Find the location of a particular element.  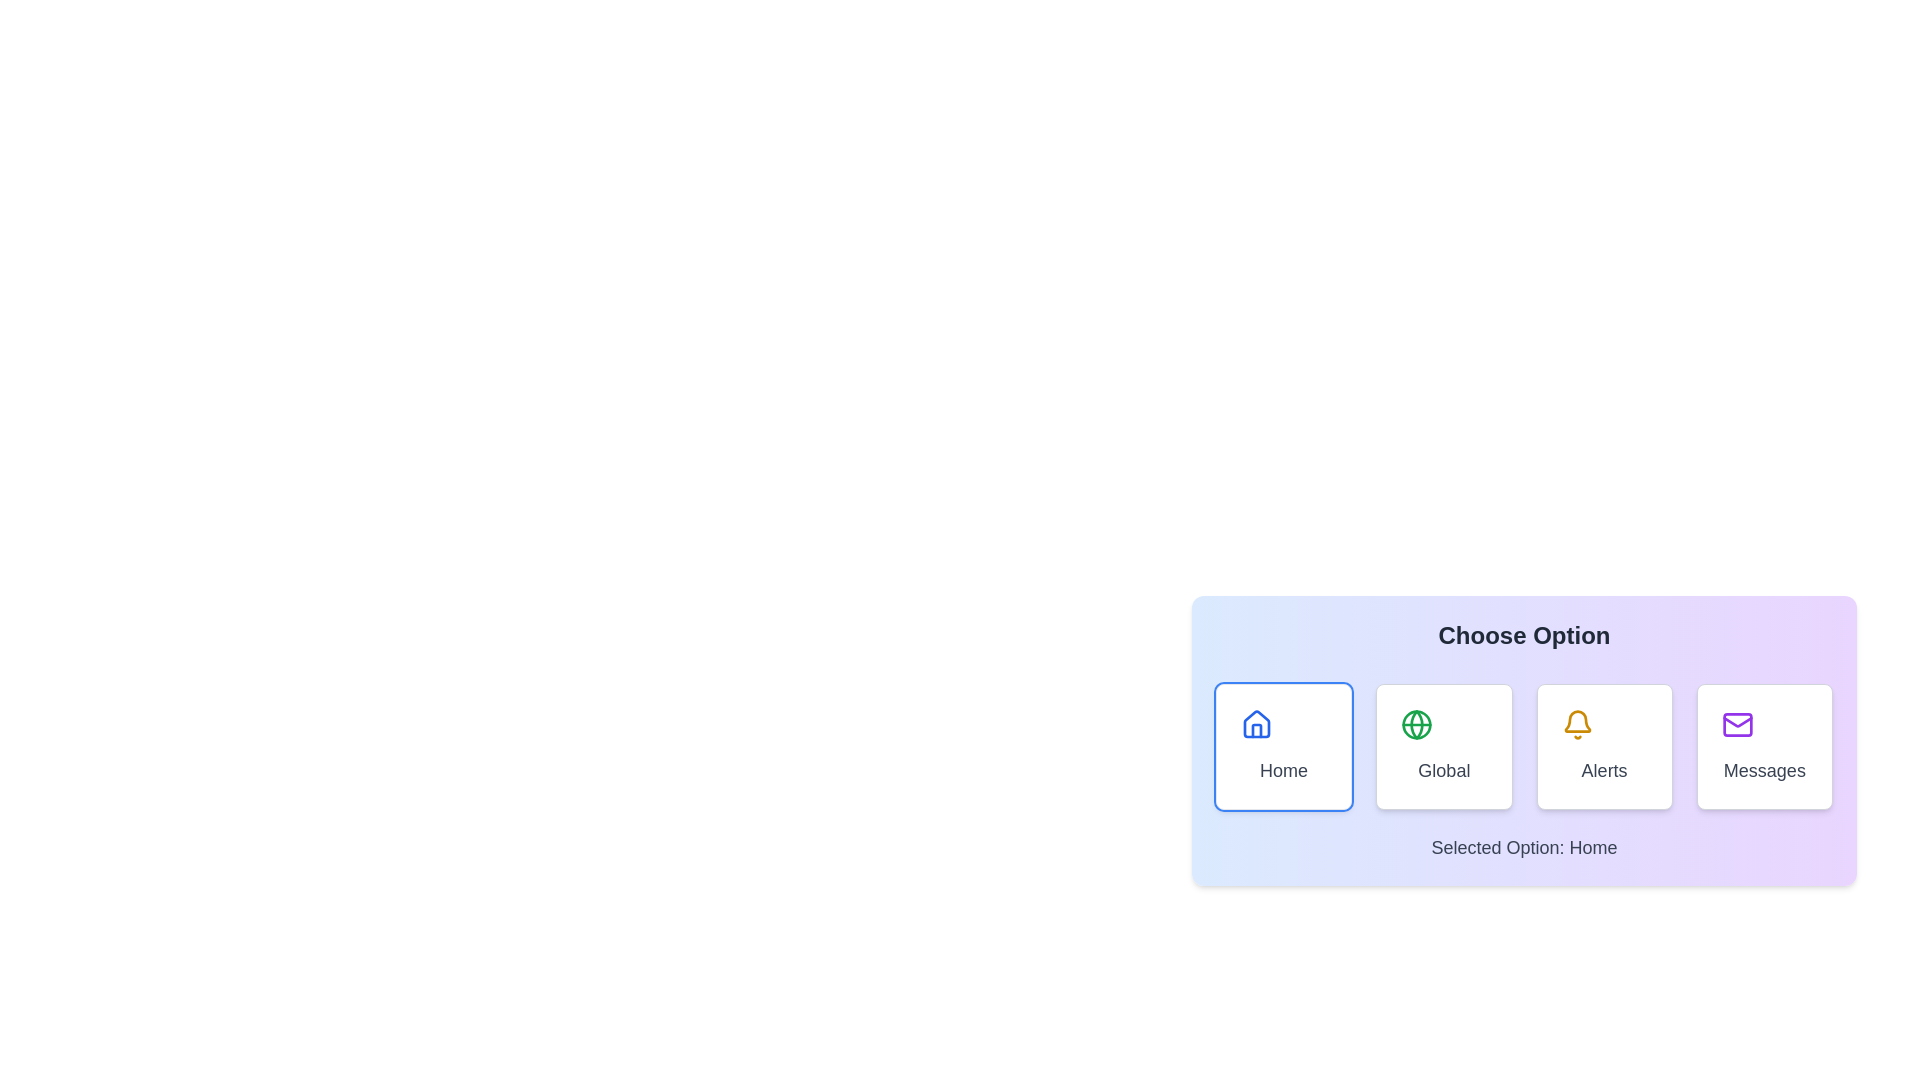

the 'Home' text label, which is displayed in gray color and is positioned below a house icon within a rounded, bordered card is located at coordinates (1284, 770).